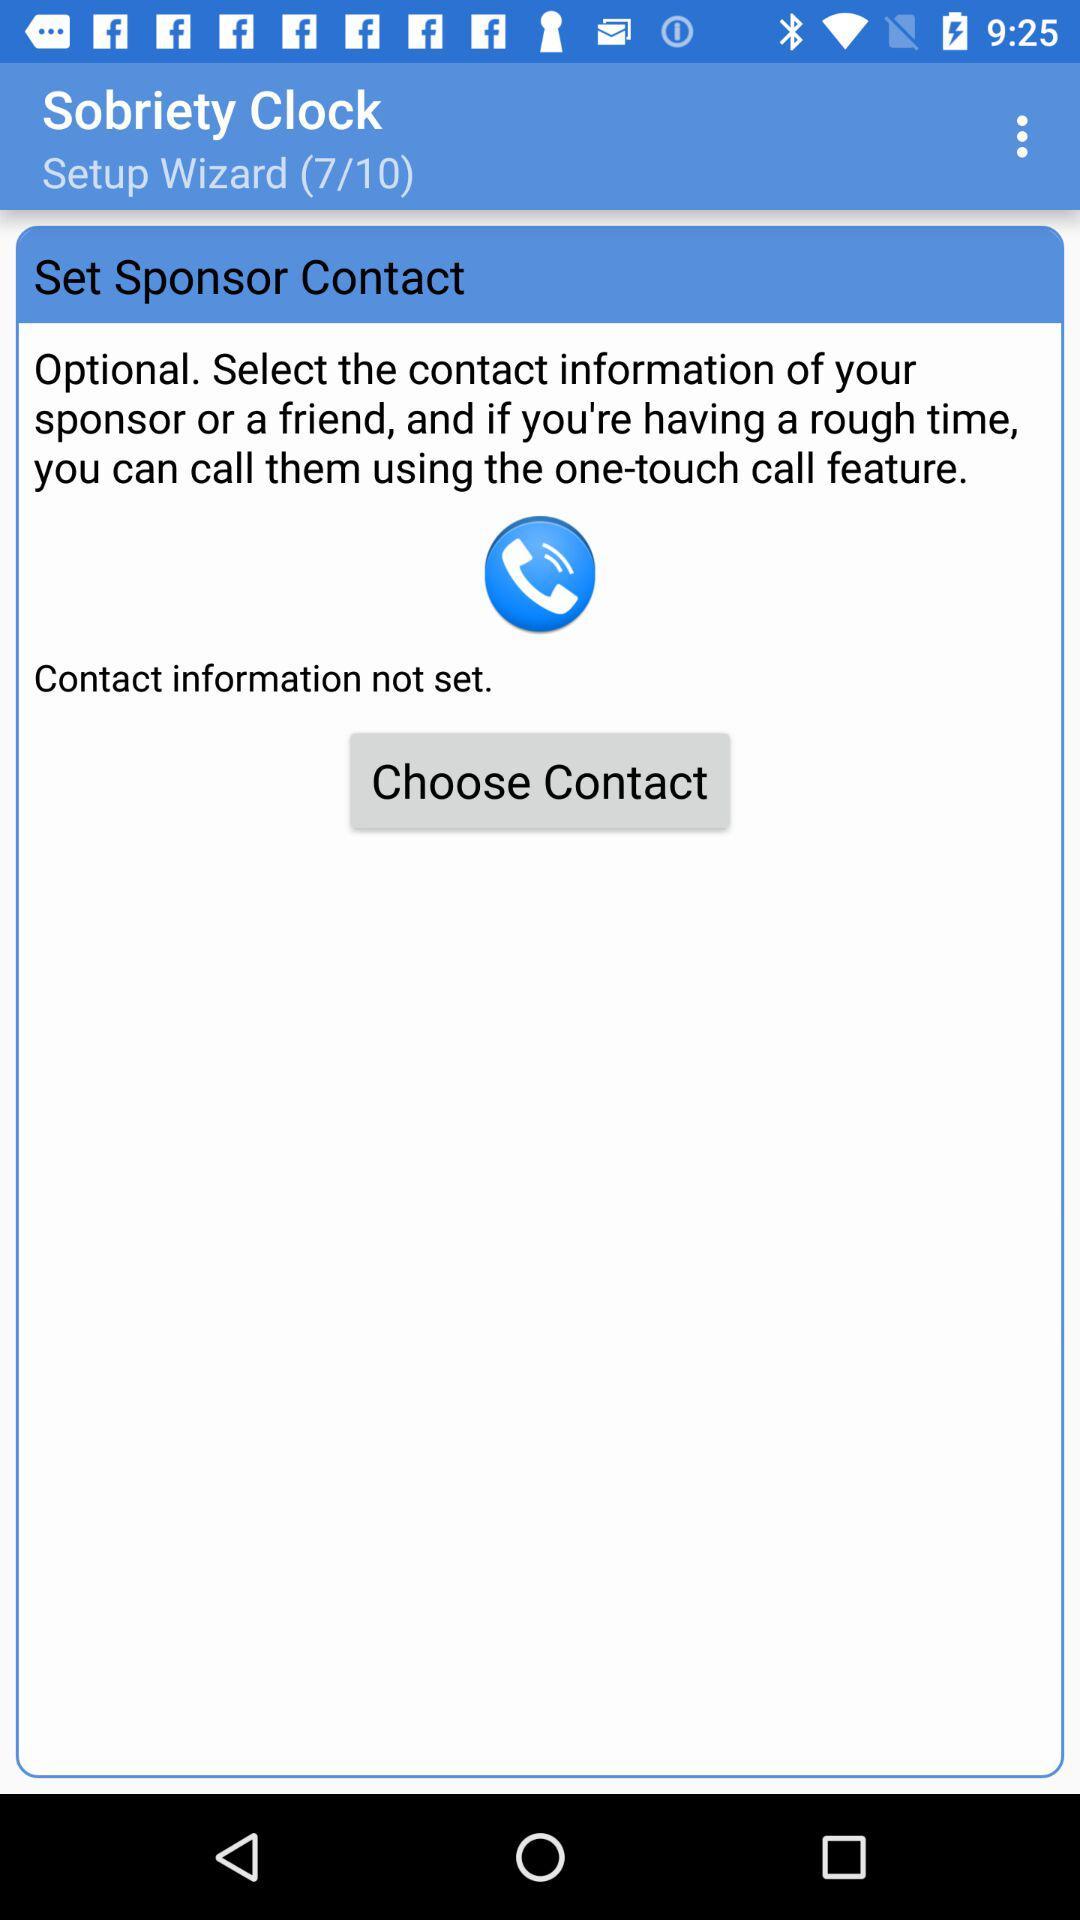 This screenshot has height=1920, width=1080. Describe the element at coordinates (1027, 135) in the screenshot. I see `item at the top right corner` at that location.